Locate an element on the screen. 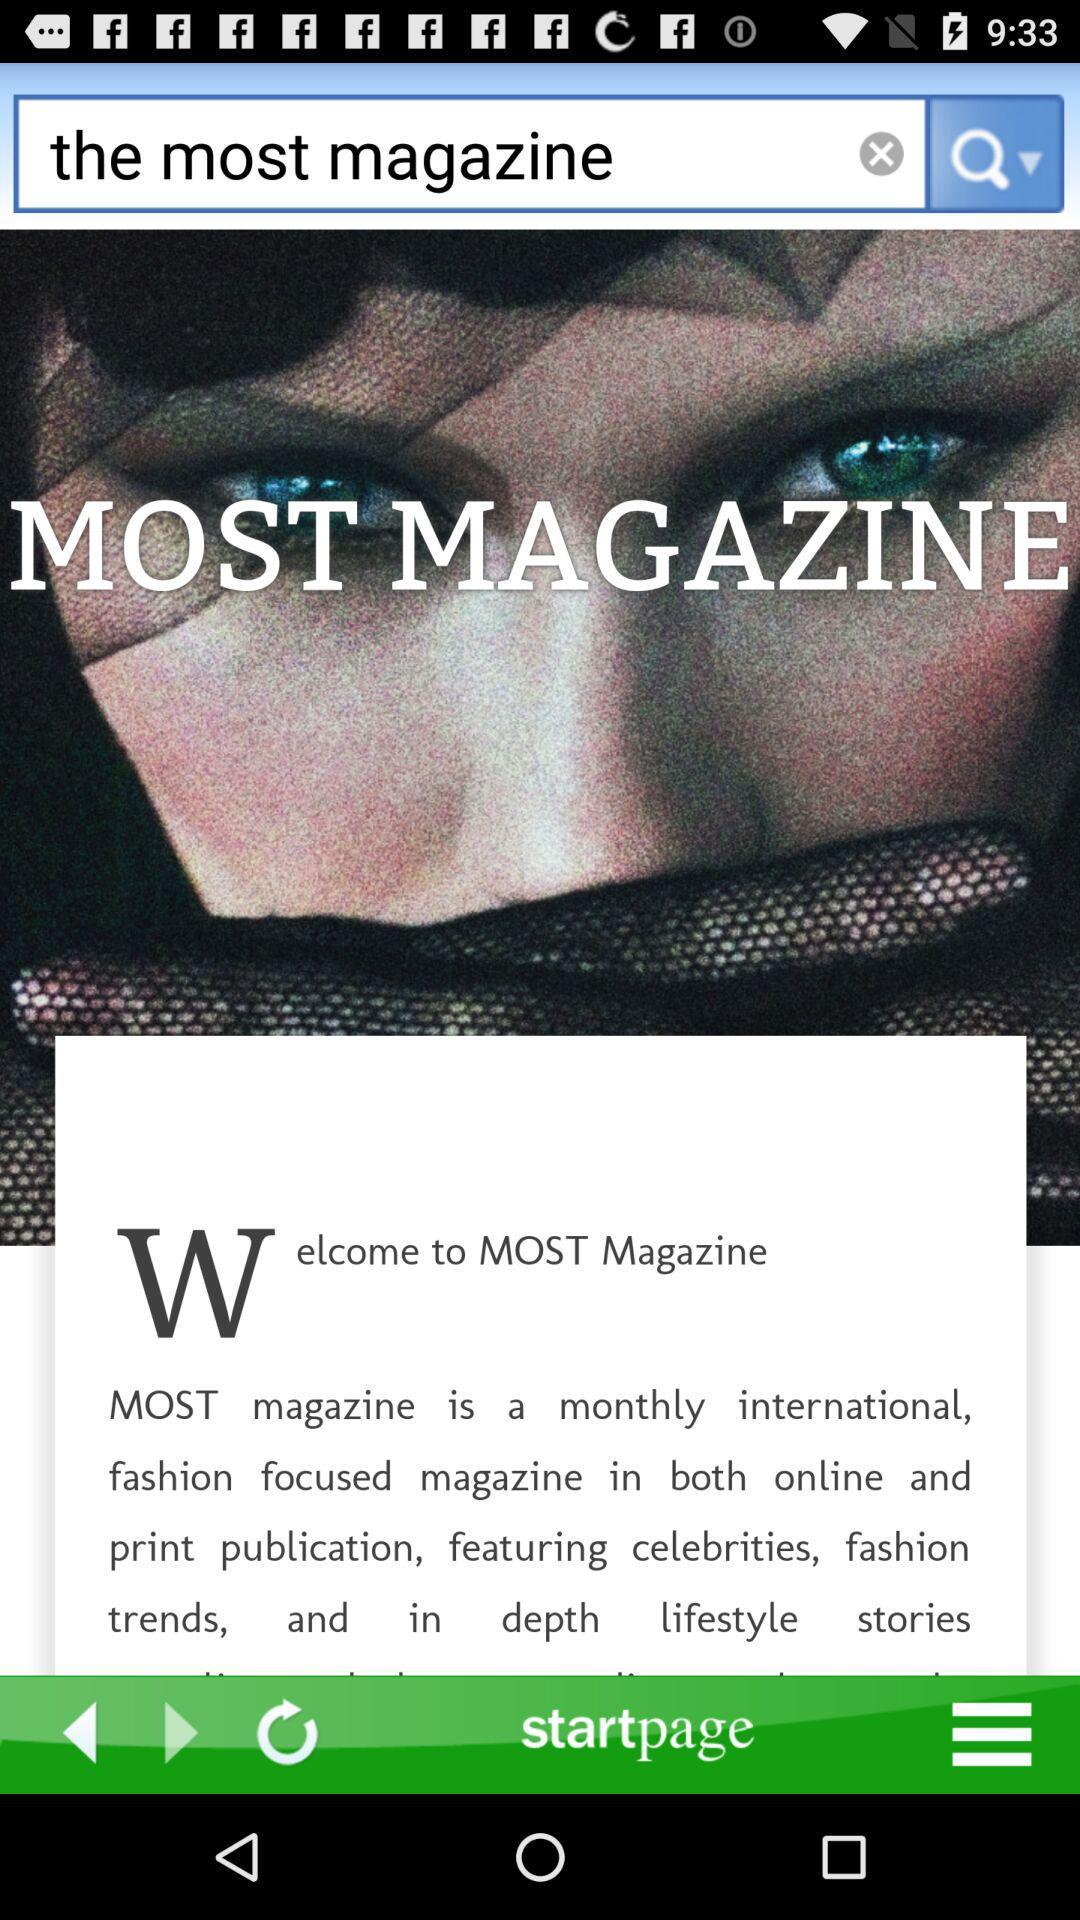  delete text is located at coordinates (880, 152).